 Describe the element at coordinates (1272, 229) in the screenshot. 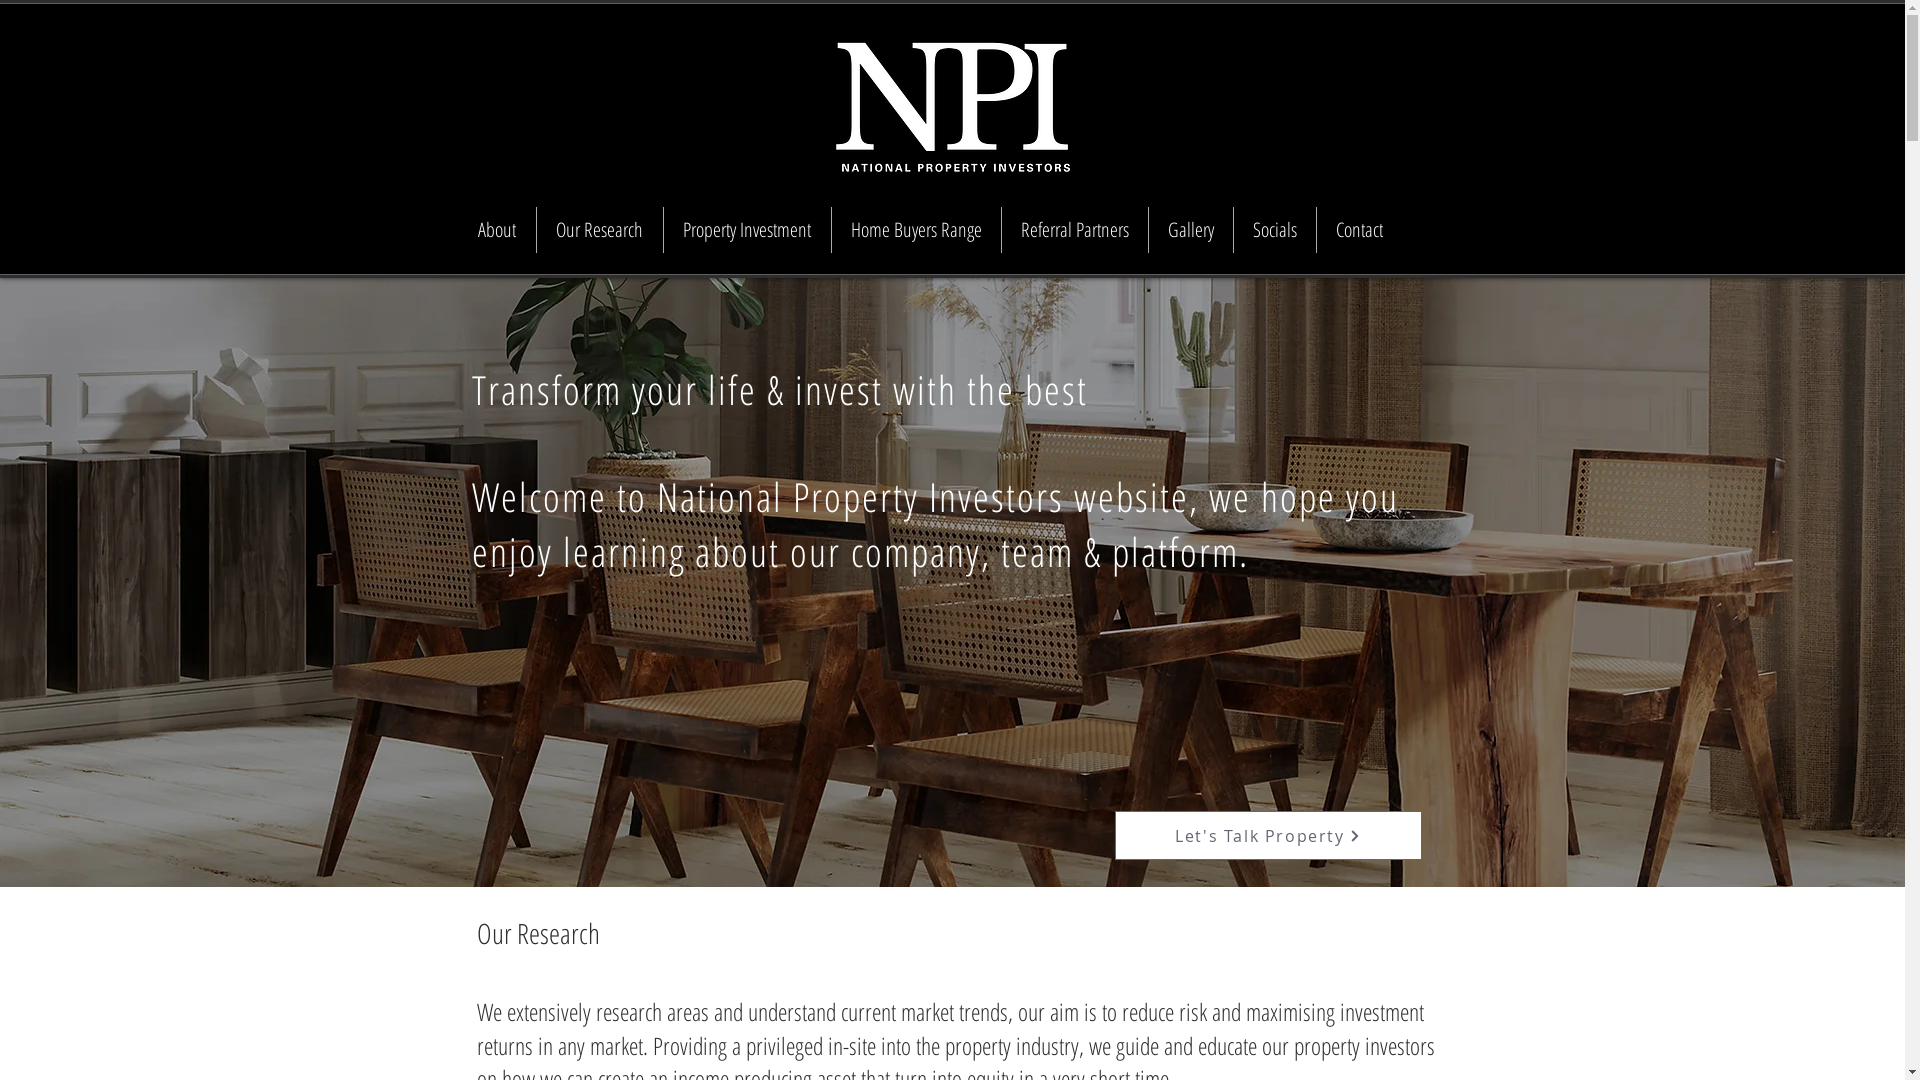

I see `'Socials'` at that location.